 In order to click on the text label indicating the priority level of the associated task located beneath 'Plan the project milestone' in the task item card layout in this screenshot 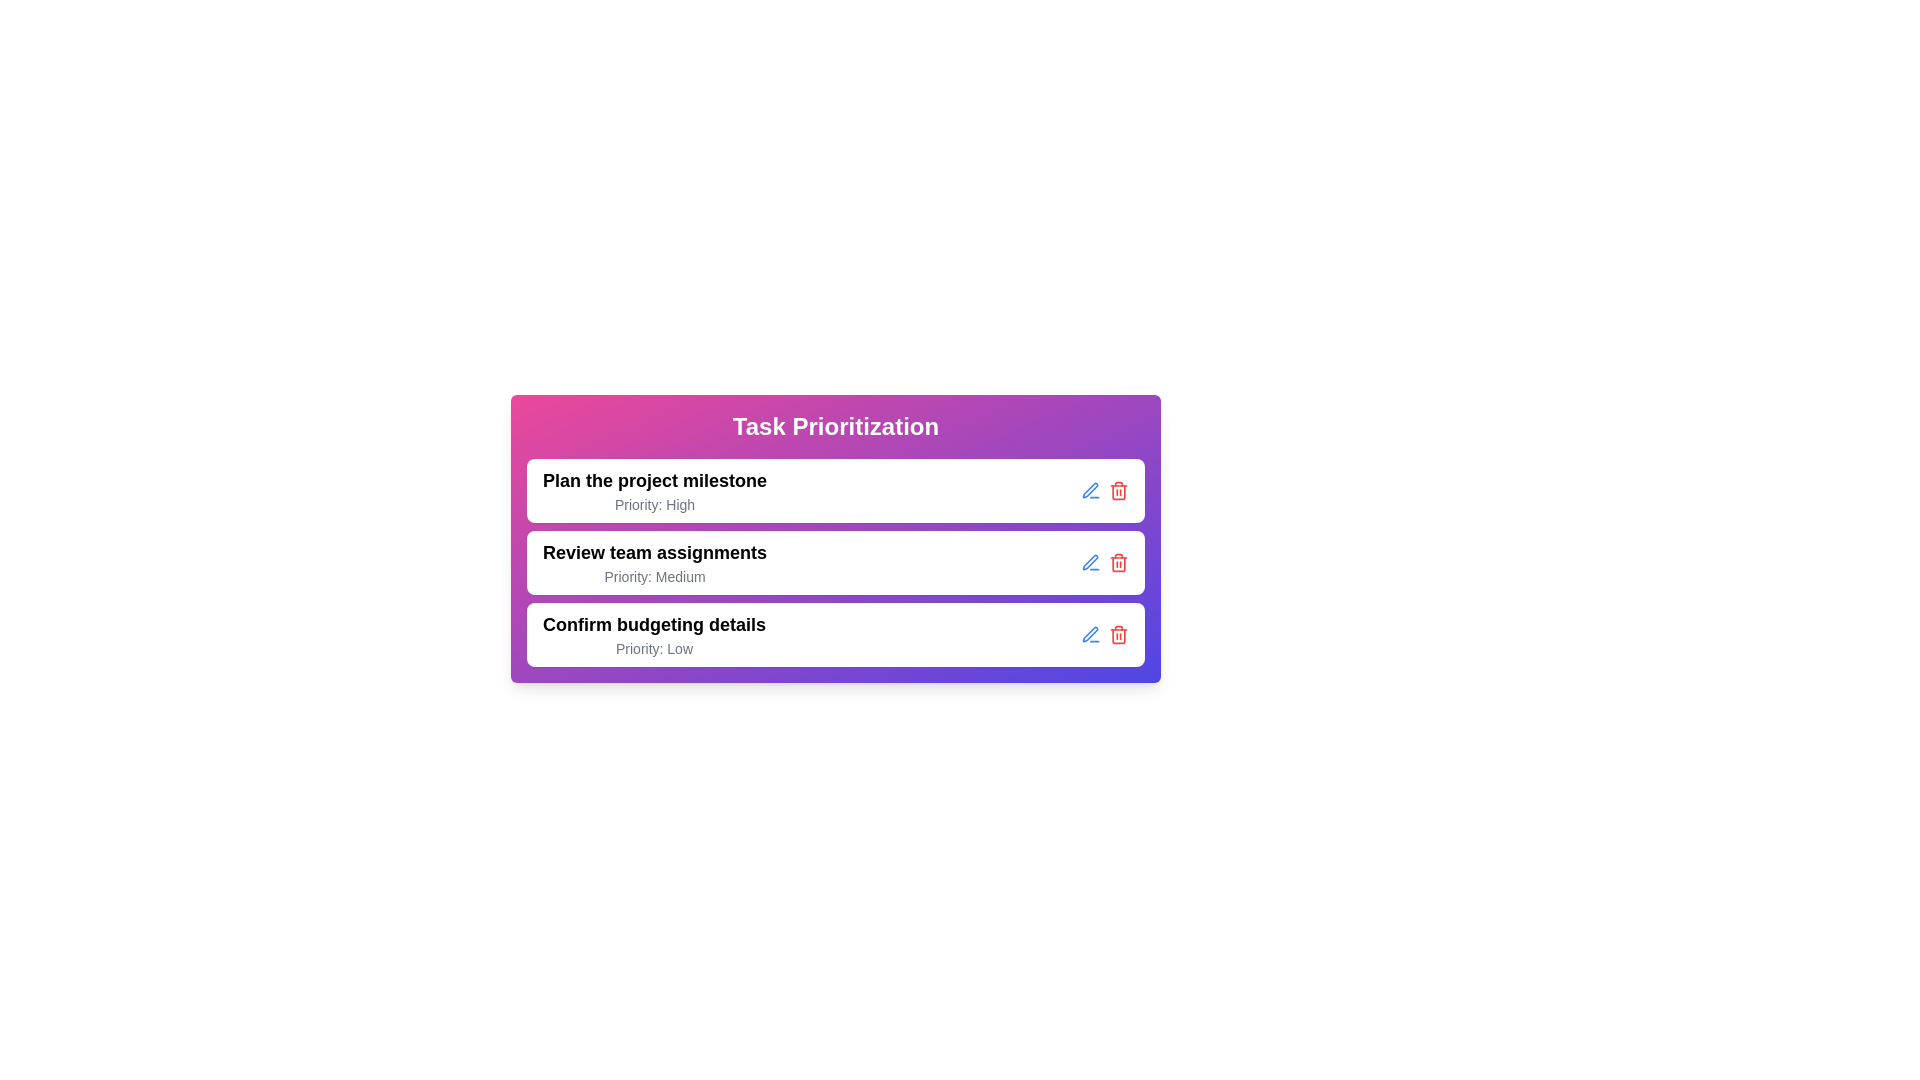, I will do `click(655, 504)`.